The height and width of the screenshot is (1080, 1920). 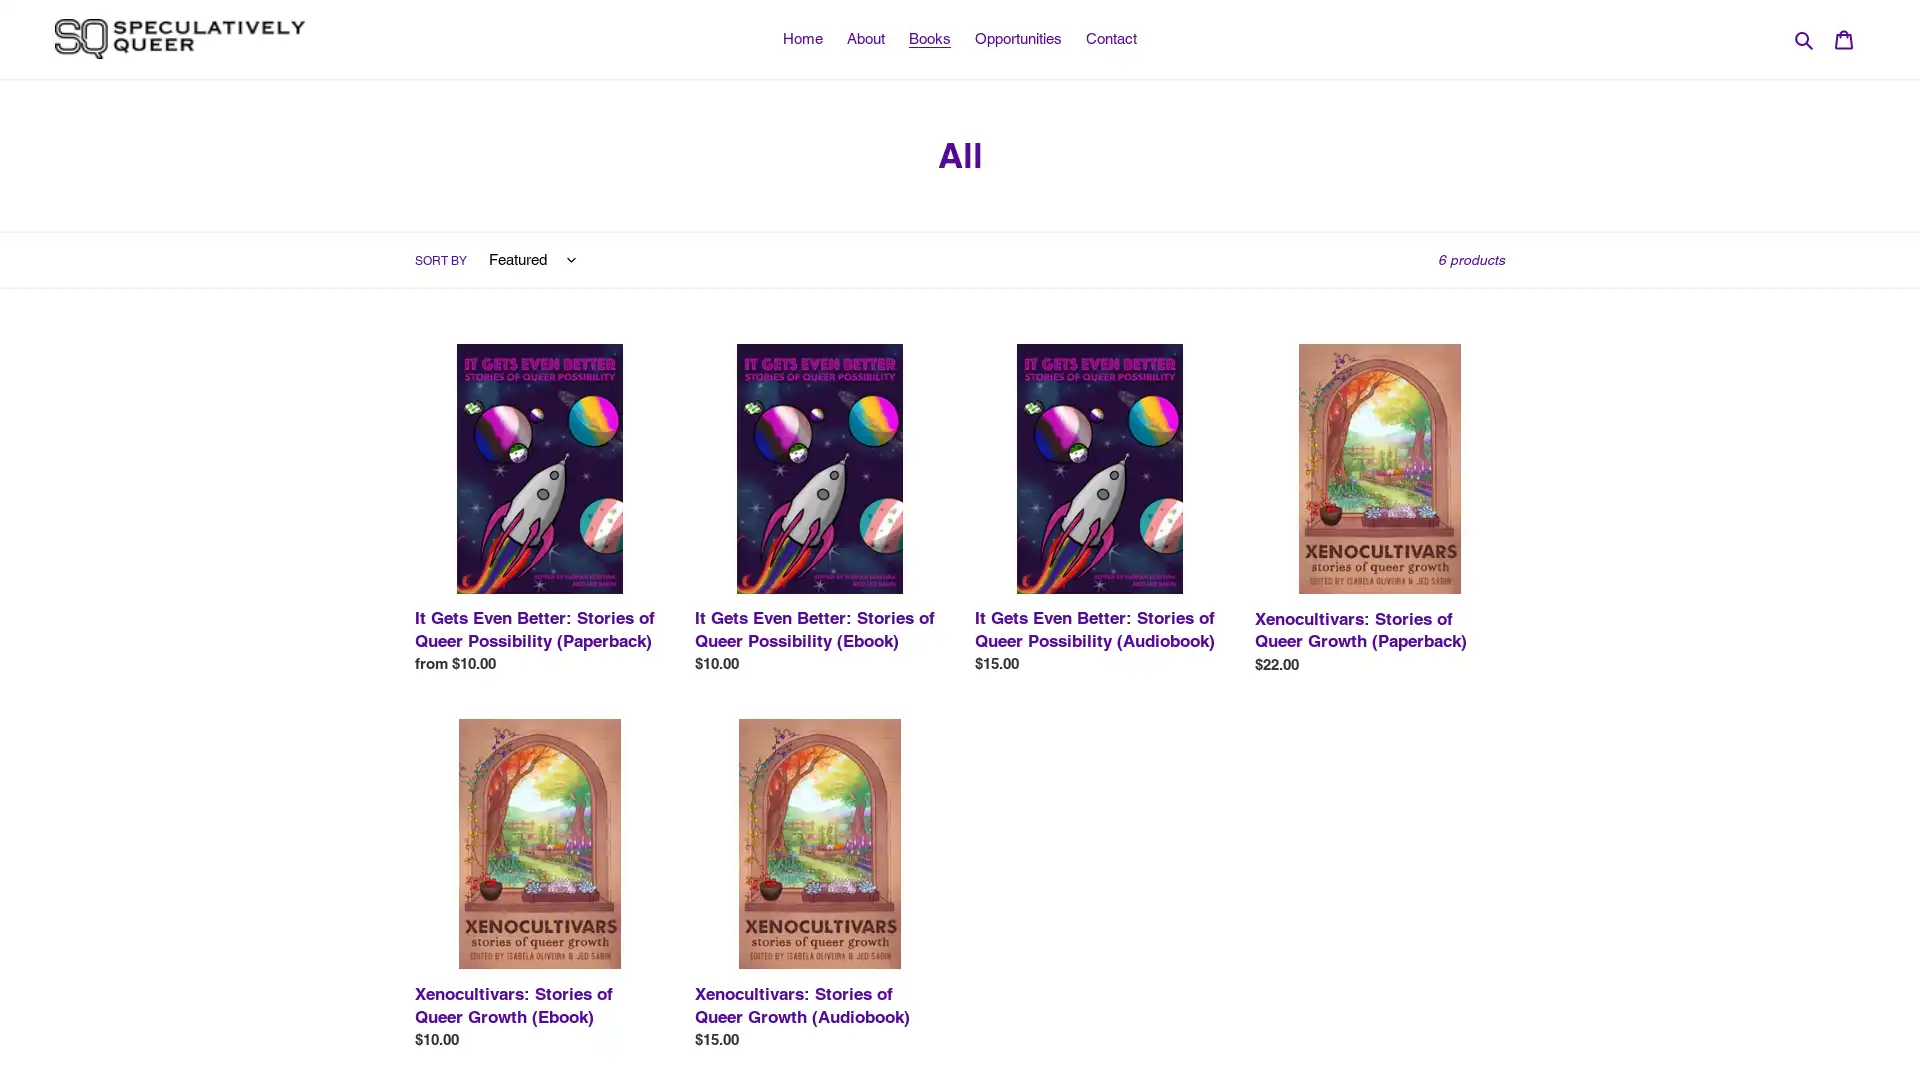 What do you see at coordinates (1805, 38) in the screenshot?
I see `Search` at bounding box center [1805, 38].